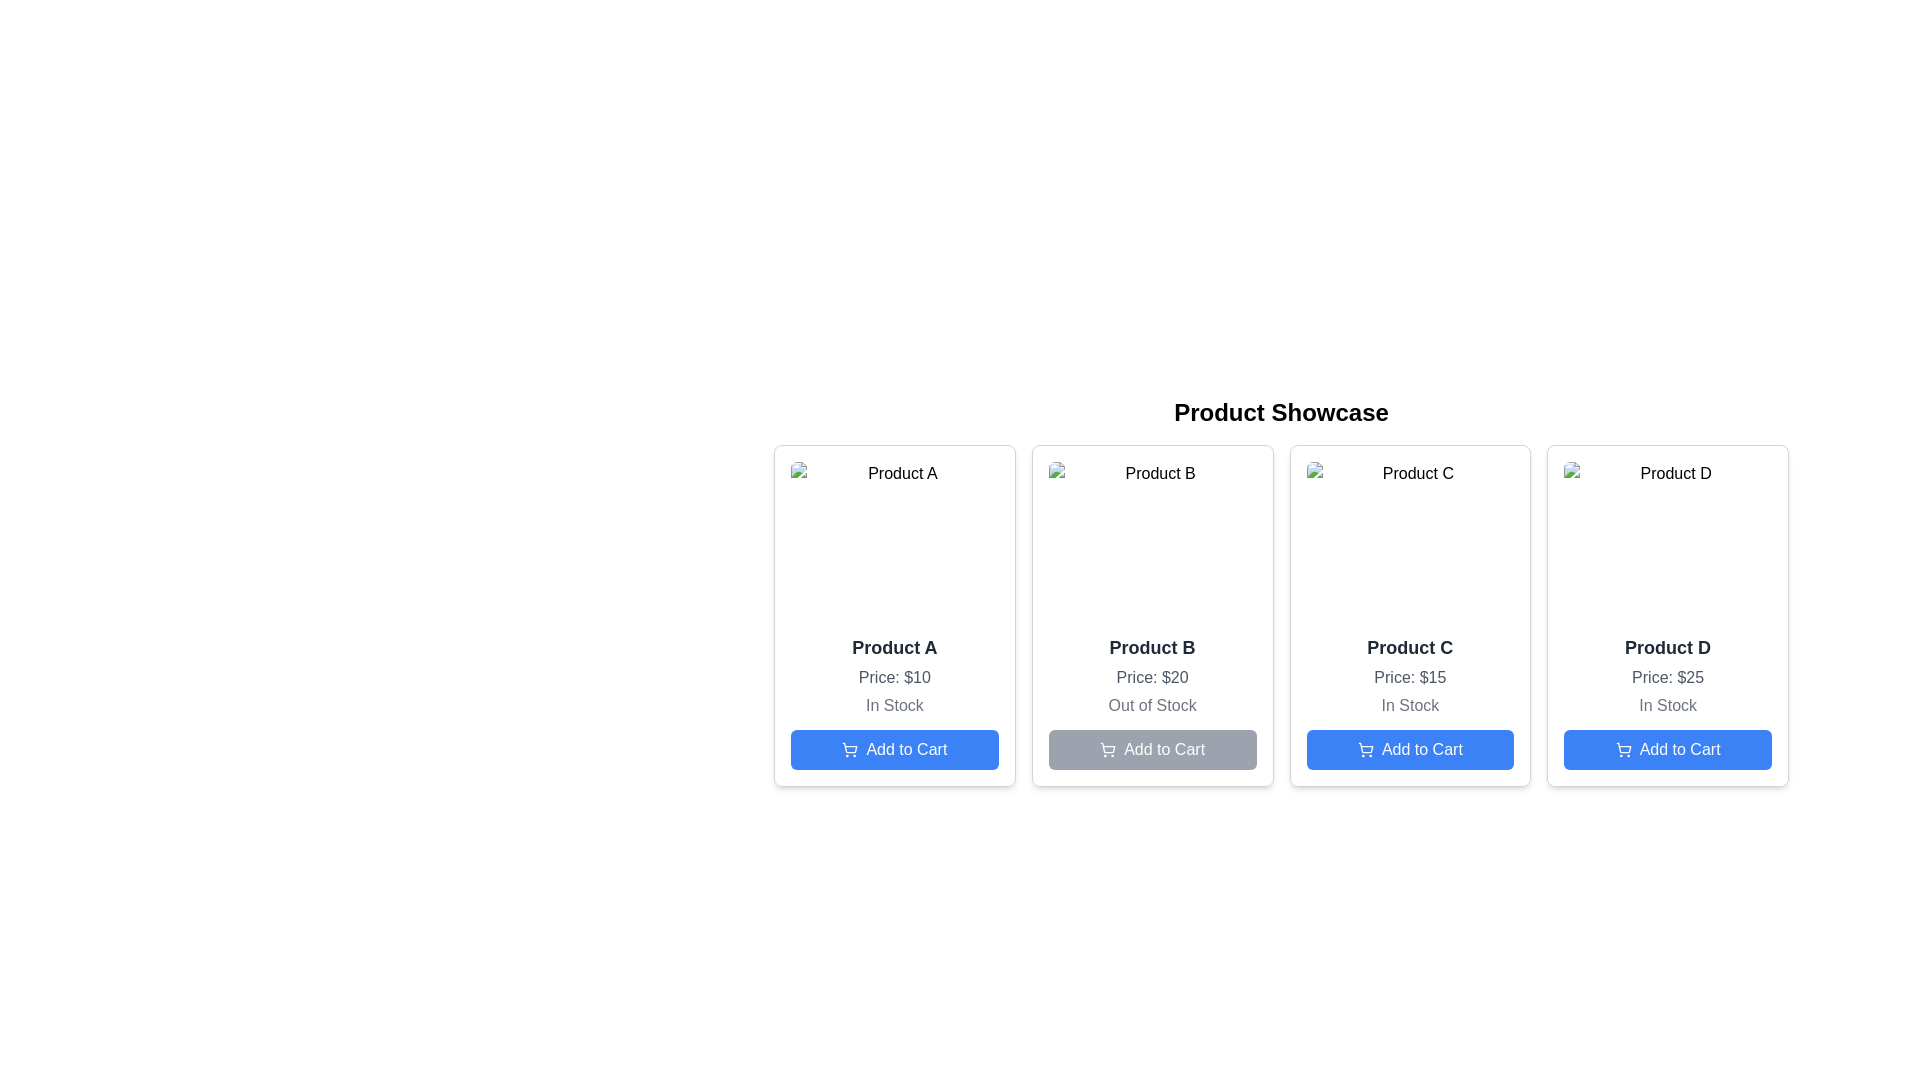 The height and width of the screenshot is (1080, 1920). I want to click on the shopping cart icon within the 'Add to Cart' button in the third card labeled 'Product B', so click(1107, 749).